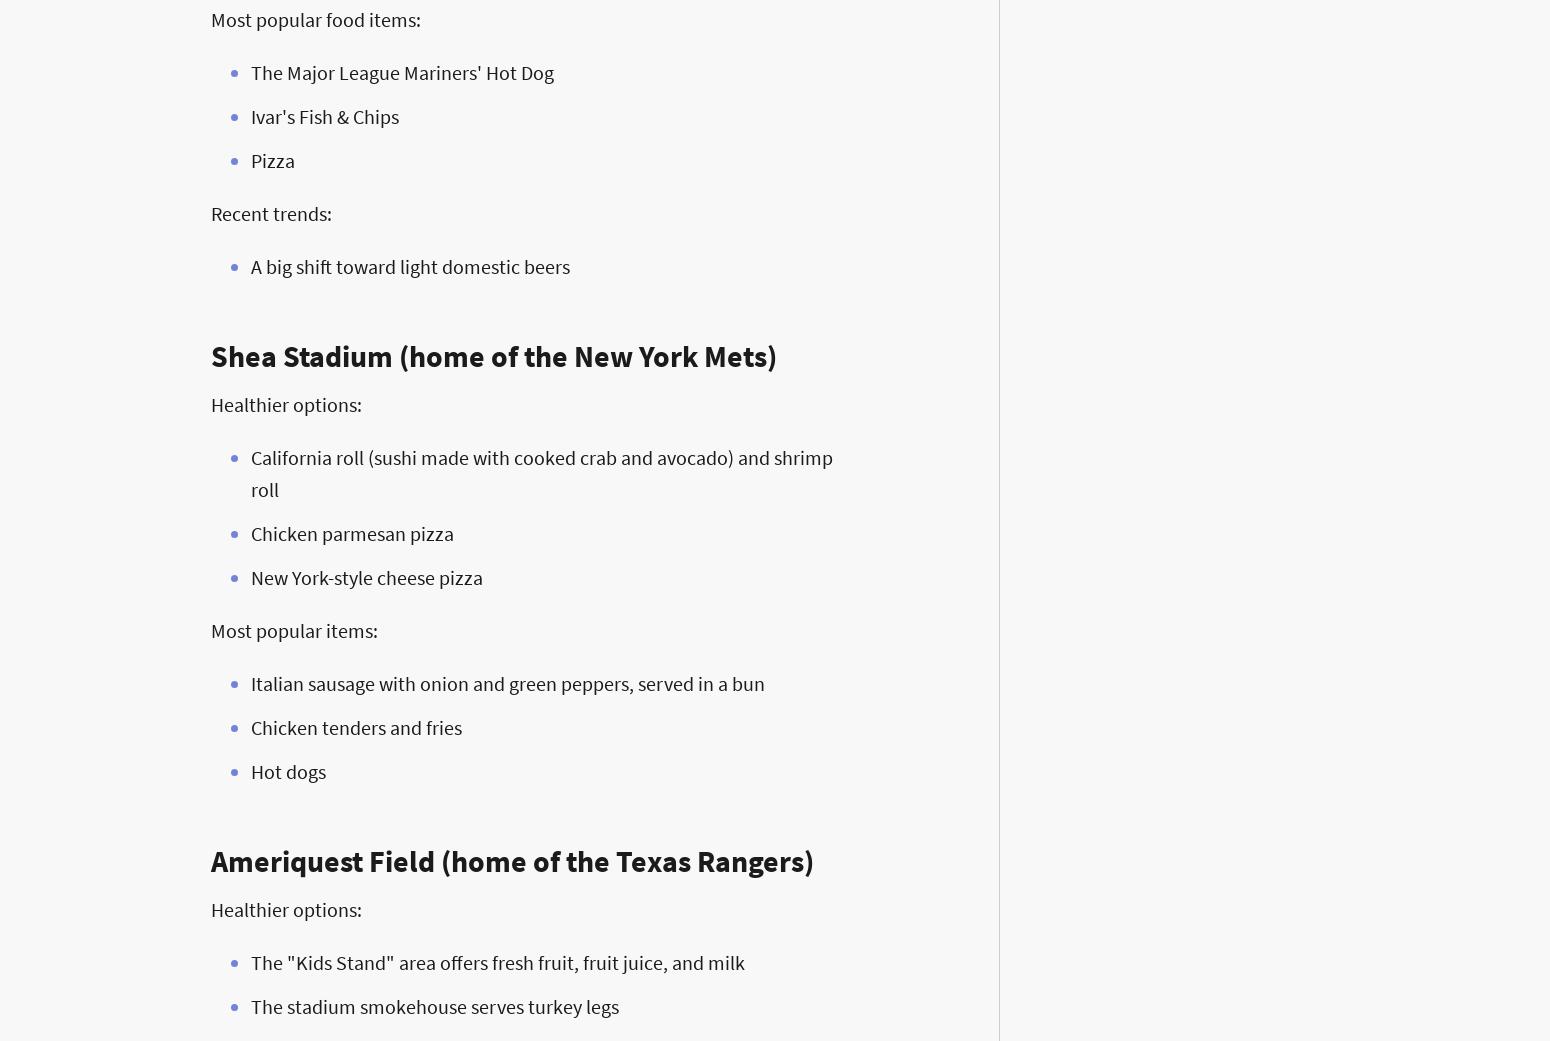 This screenshot has width=1550, height=1041. Describe the element at coordinates (410, 265) in the screenshot. I see `'A big shift toward light domestic beers'` at that location.